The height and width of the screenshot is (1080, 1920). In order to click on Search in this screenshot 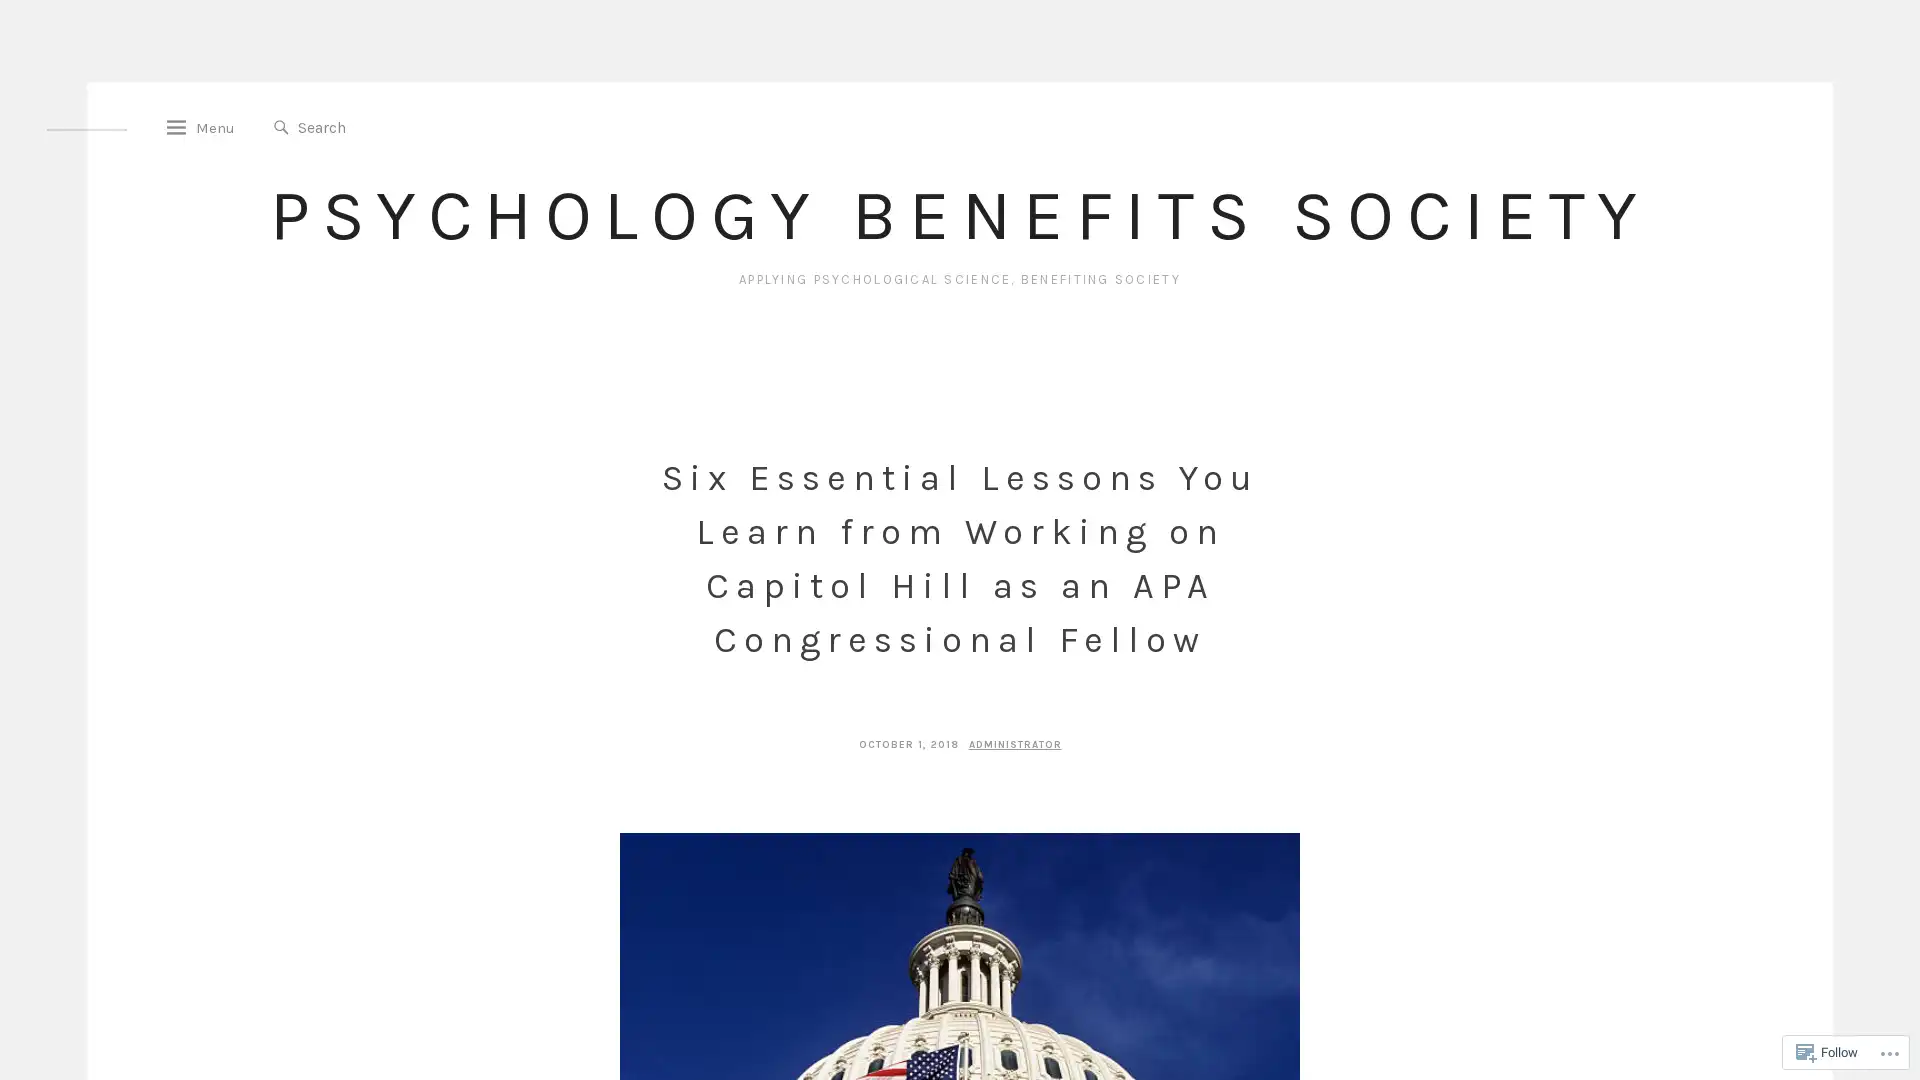, I will do `click(289, 135)`.